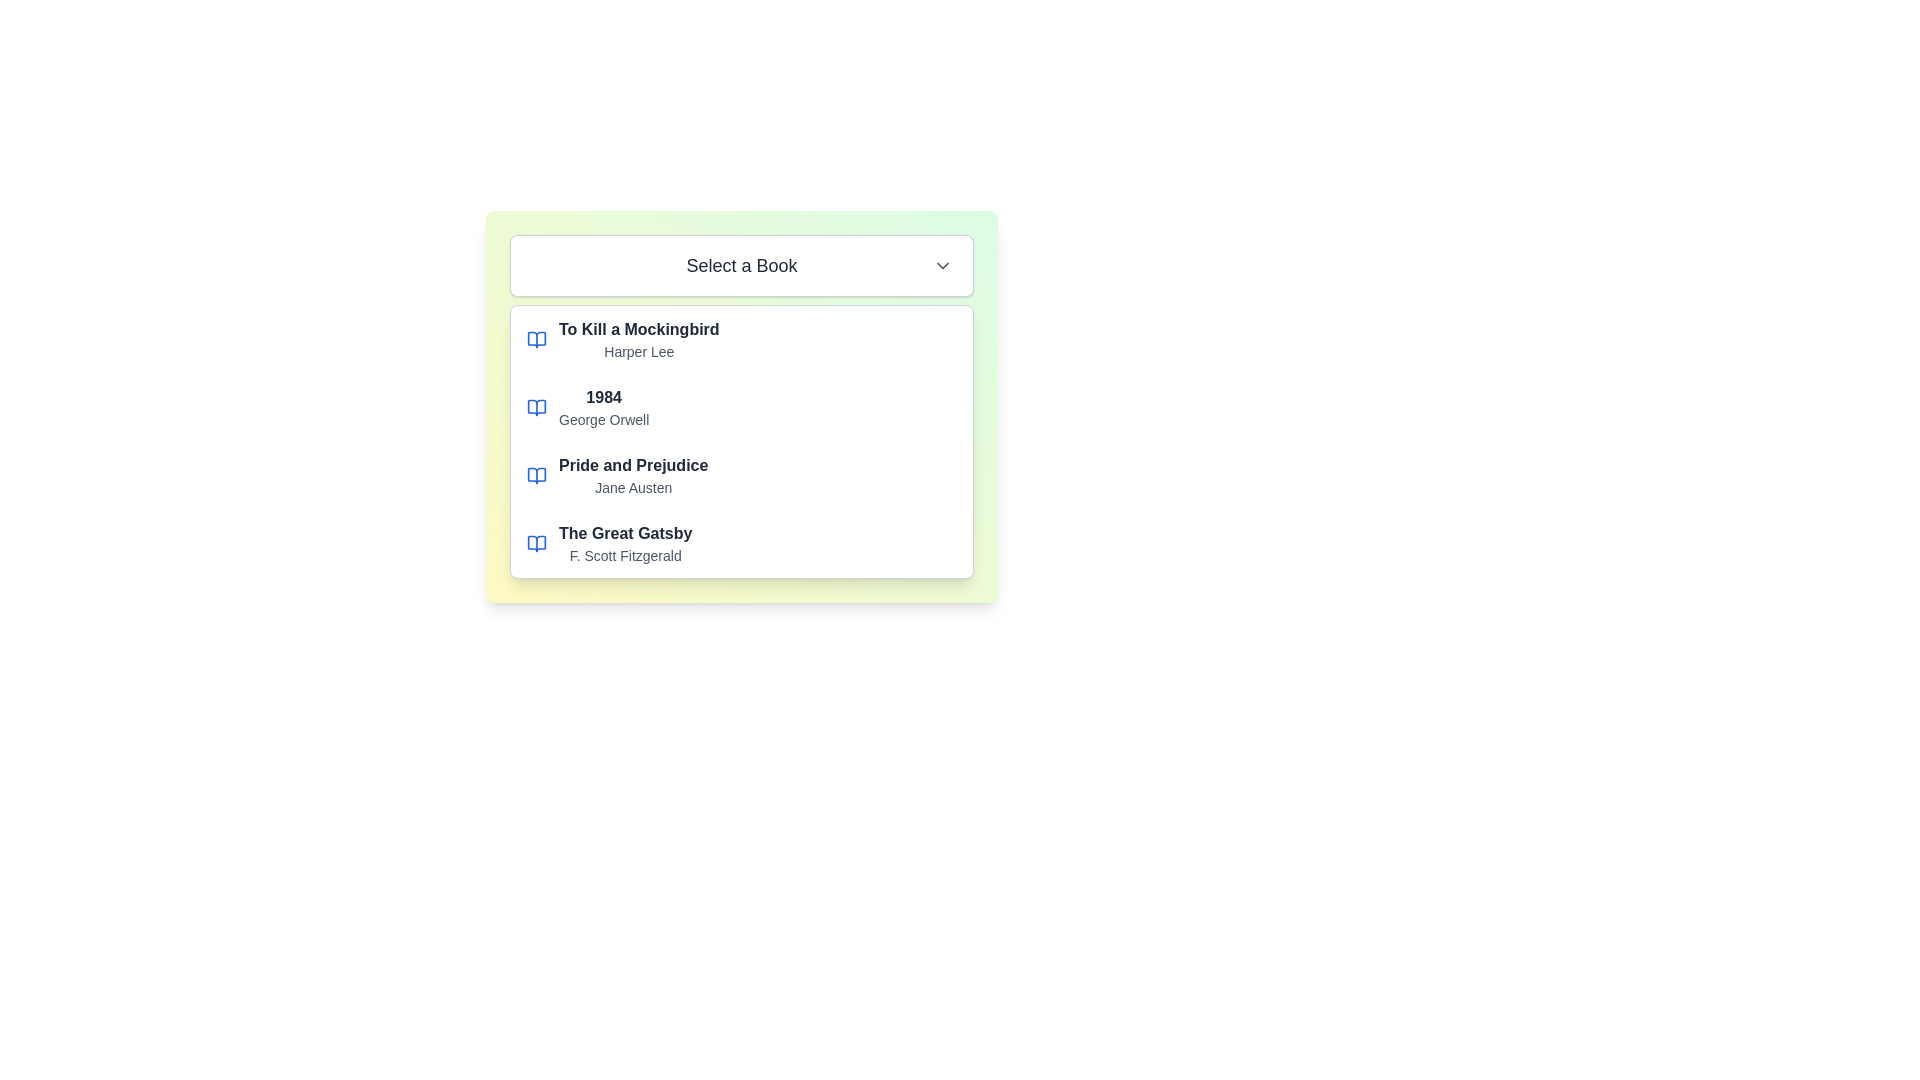 This screenshot has width=1920, height=1080. Describe the element at coordinates (537, 338) in the screenshot. I see `the small blue open book icon located next to the title 'To Kill a Mockingbird' in the dropdown menu` at that location.